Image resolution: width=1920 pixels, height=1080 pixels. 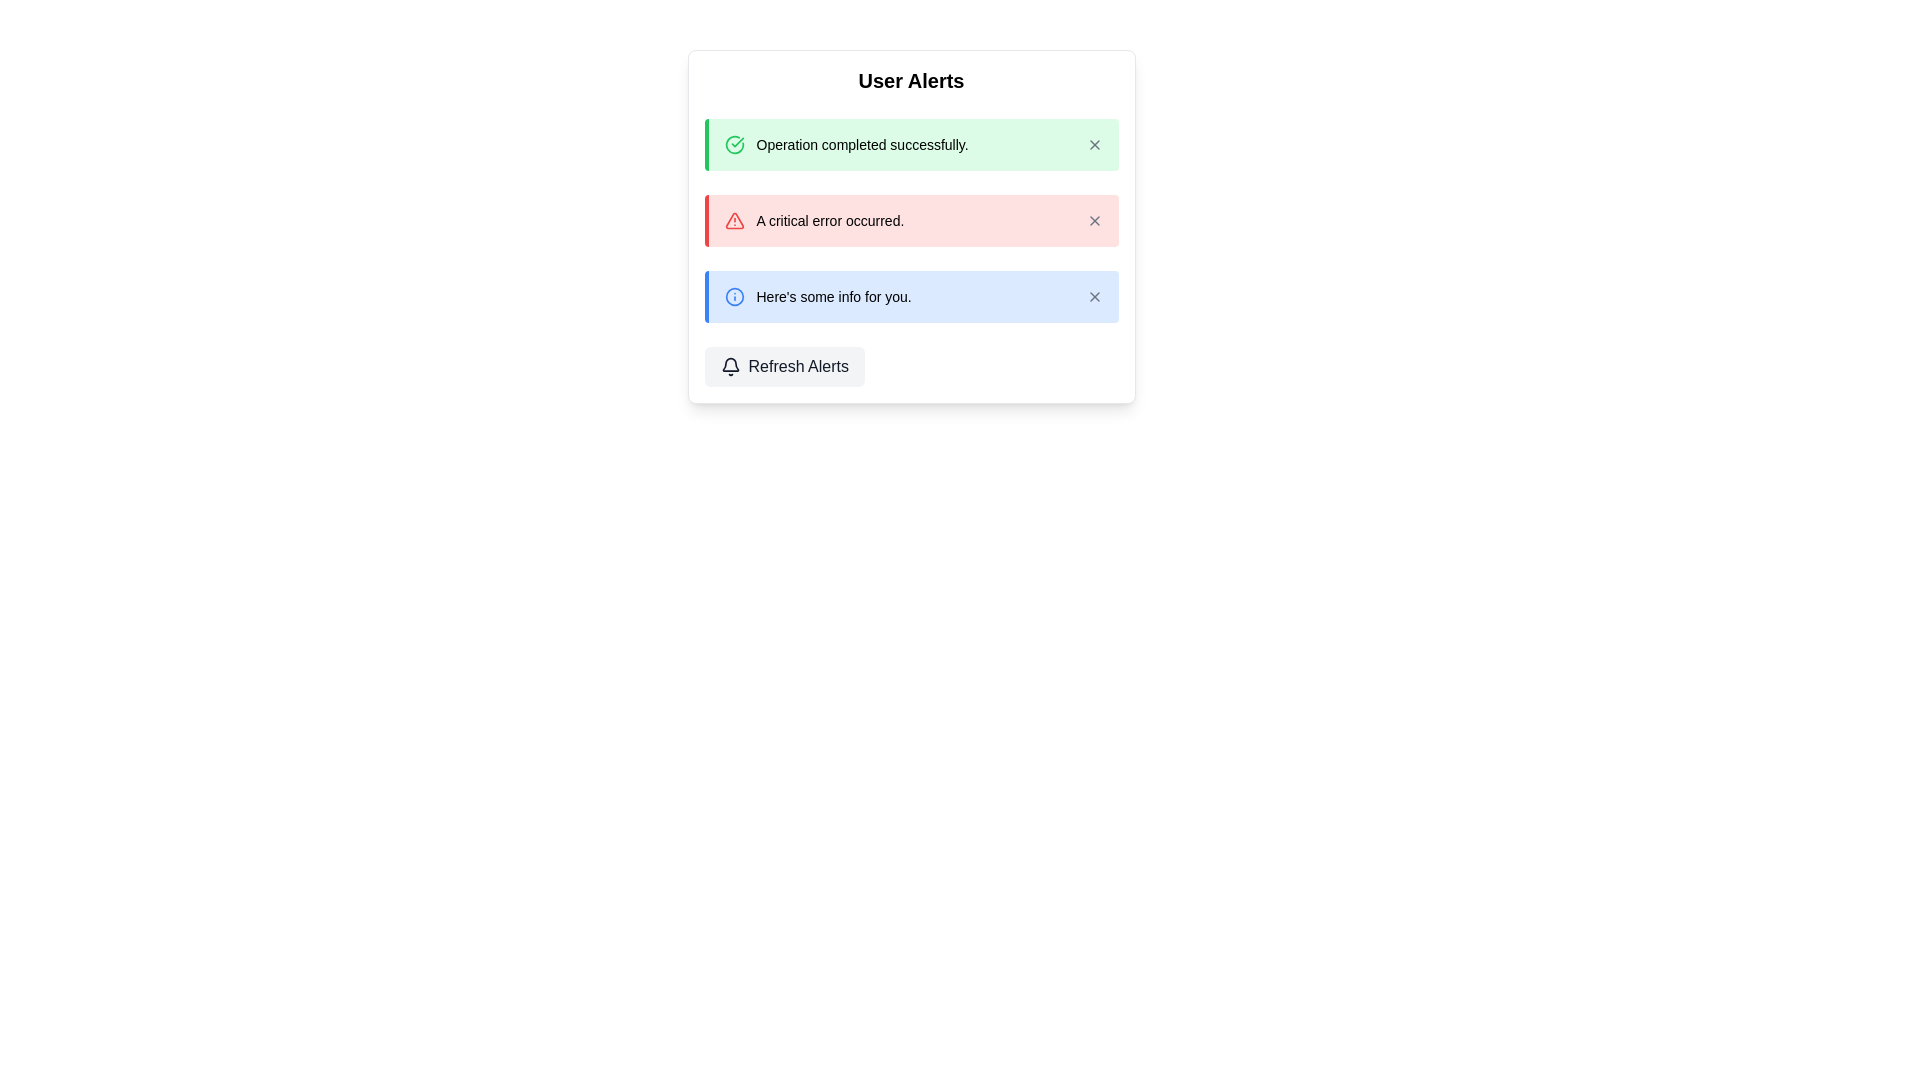 I want to click on the close button on the second alert notification box with a red border and light red background, so click(x=910, y=220).